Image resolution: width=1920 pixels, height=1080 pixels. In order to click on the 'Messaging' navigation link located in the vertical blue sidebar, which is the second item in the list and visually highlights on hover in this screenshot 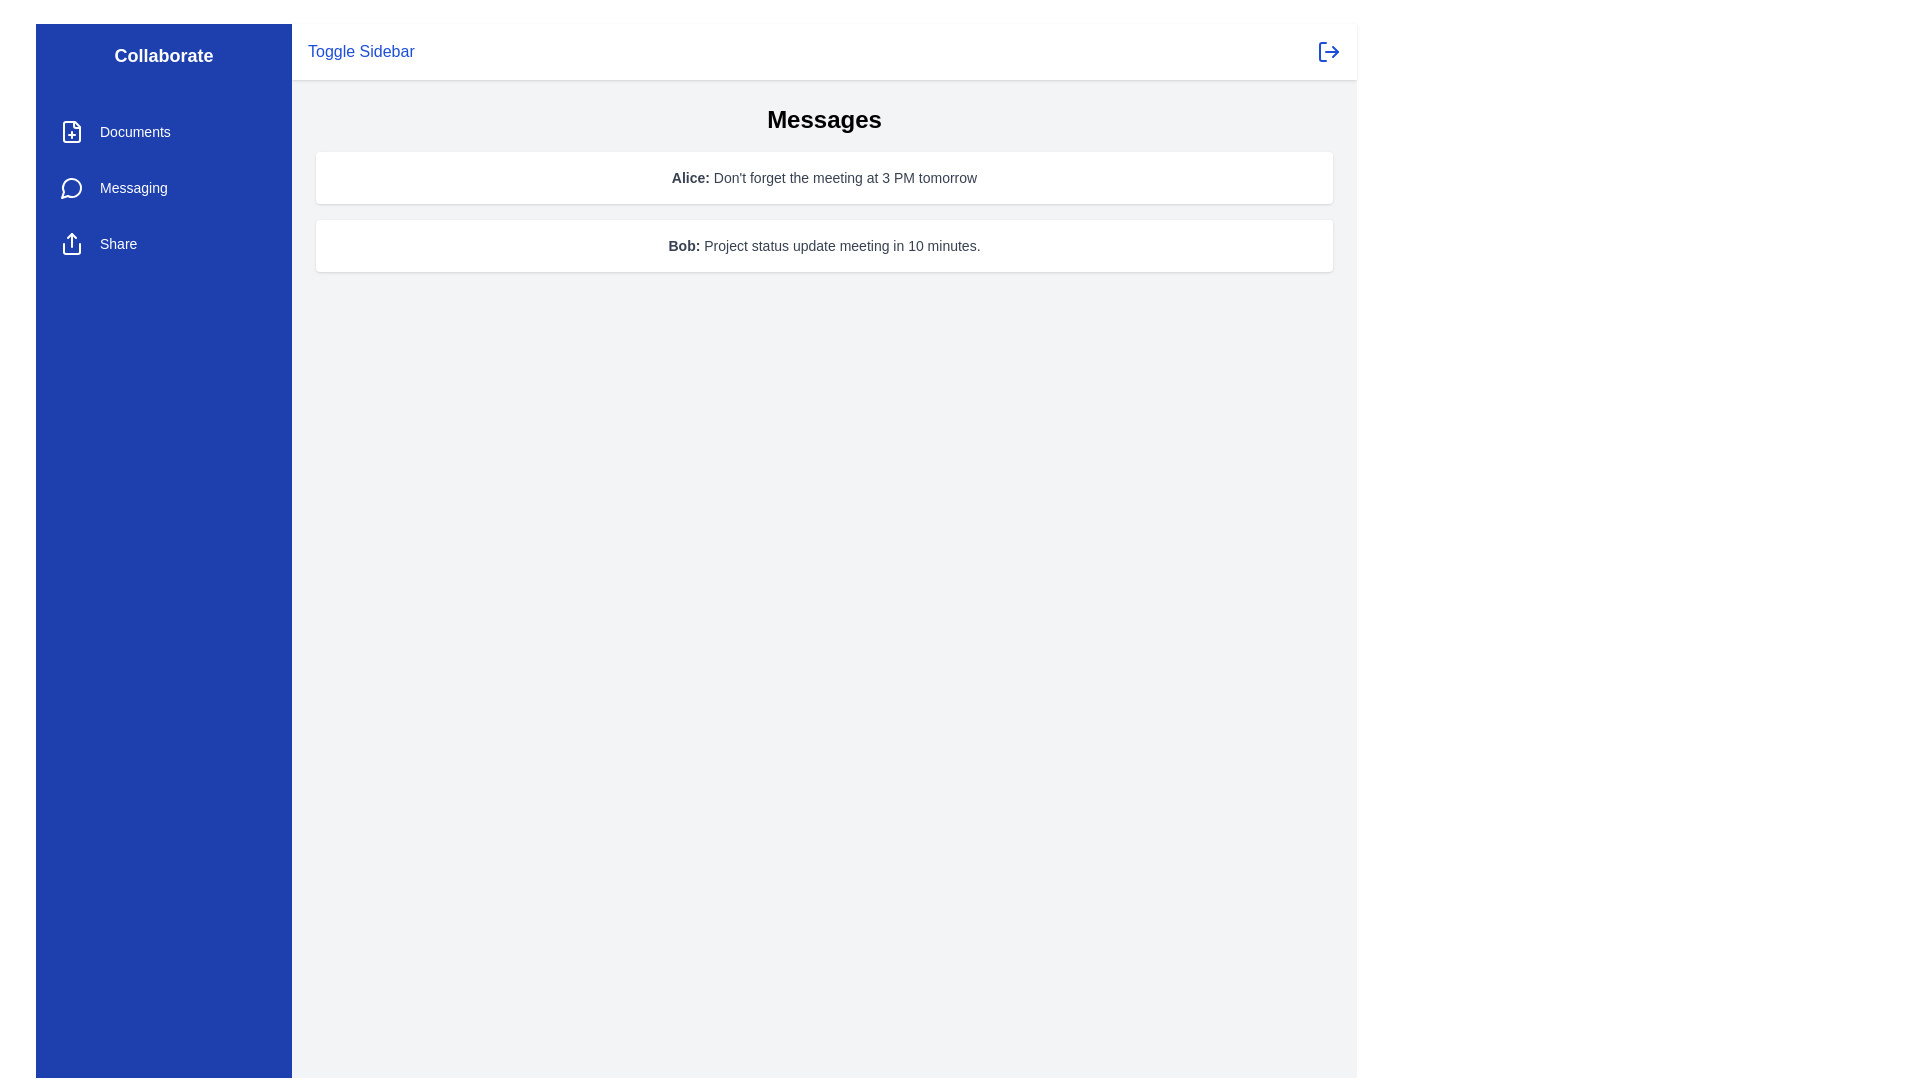, I will do `click(163, 188)`.